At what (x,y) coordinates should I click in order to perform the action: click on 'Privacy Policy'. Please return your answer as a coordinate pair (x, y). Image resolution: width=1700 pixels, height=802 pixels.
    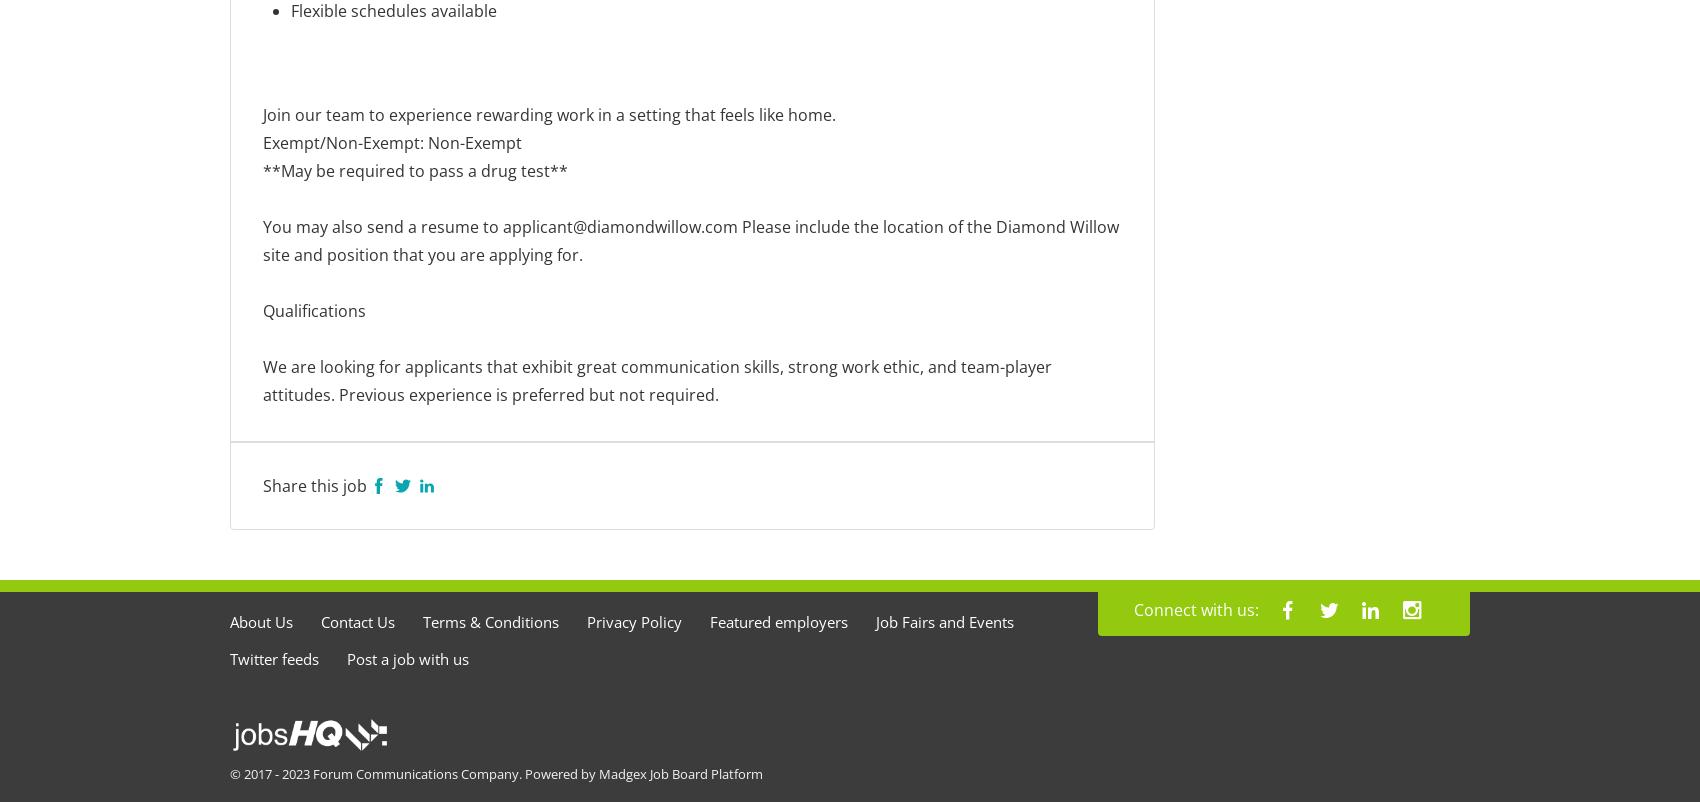
    Looking at the image, I should click on (633, 621).